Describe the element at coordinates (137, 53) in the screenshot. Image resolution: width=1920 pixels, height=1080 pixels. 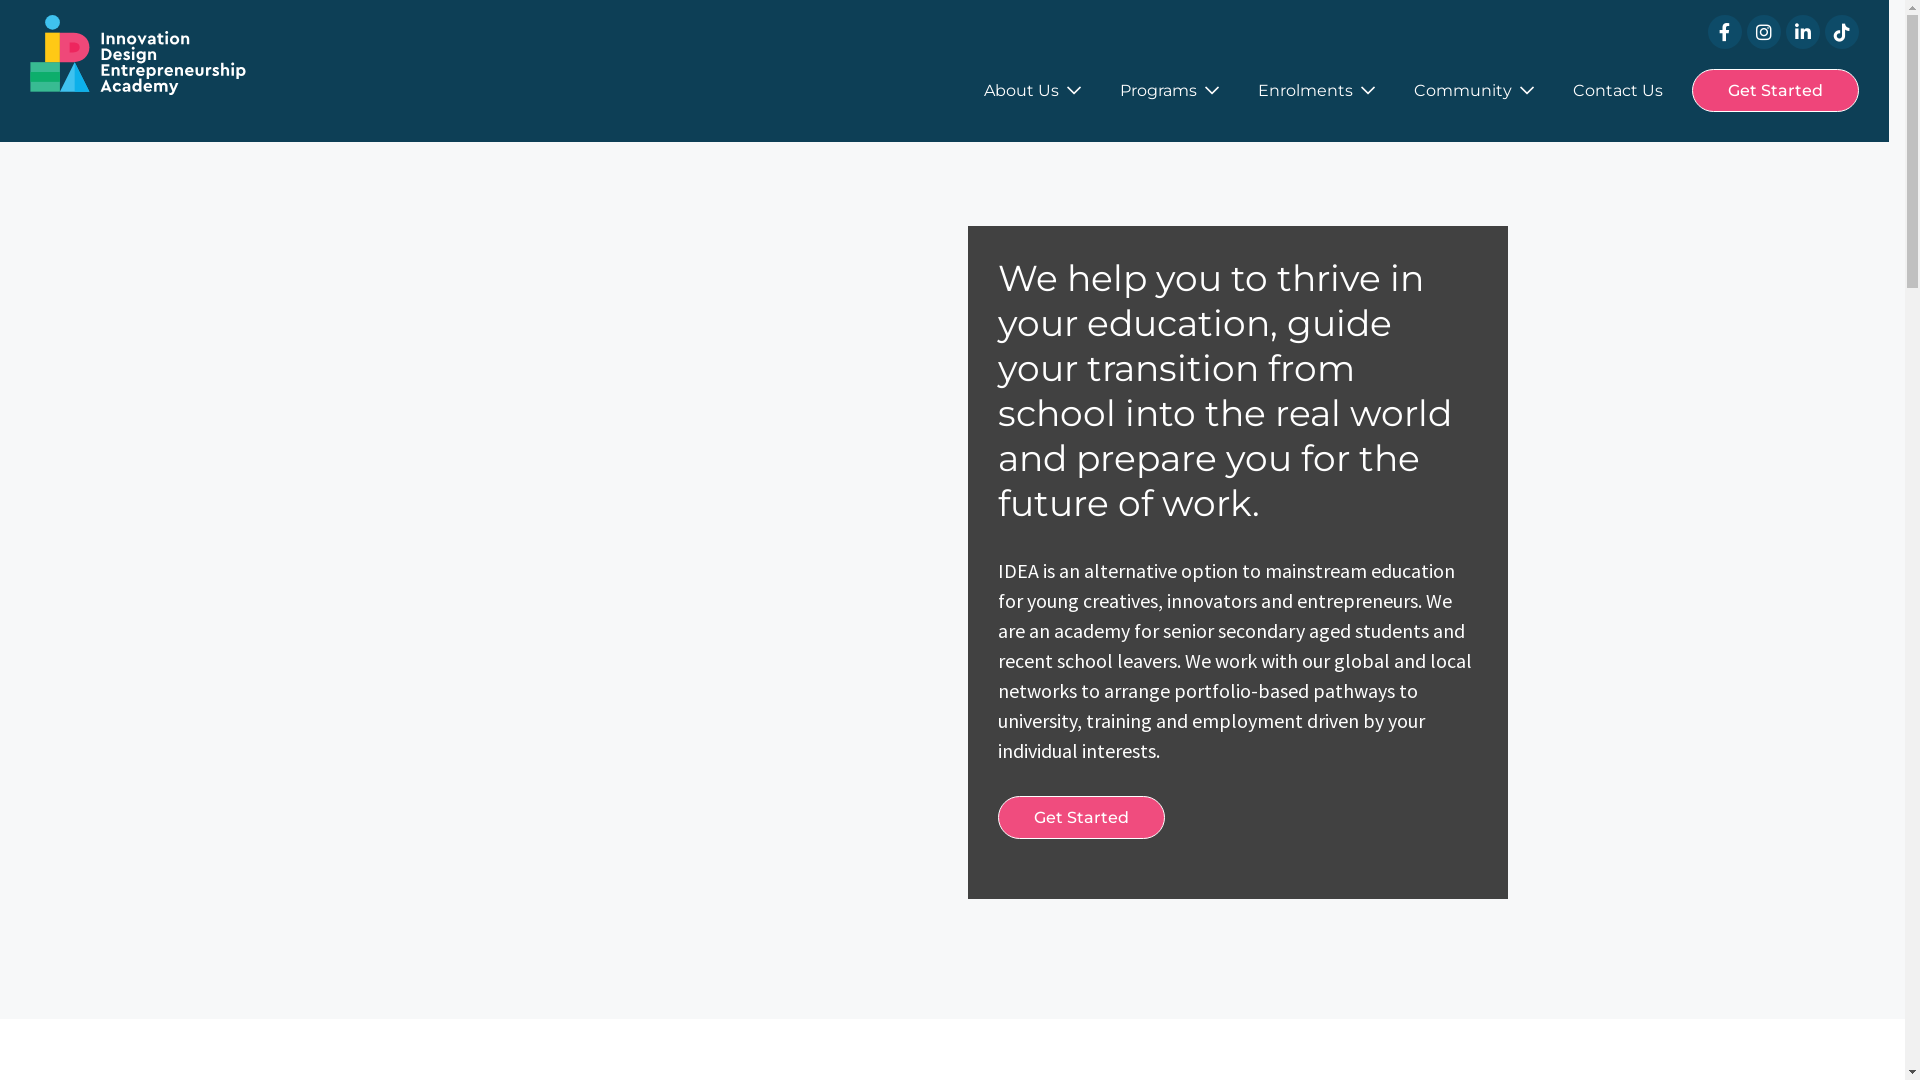
I see `'IDEA'` at that location.